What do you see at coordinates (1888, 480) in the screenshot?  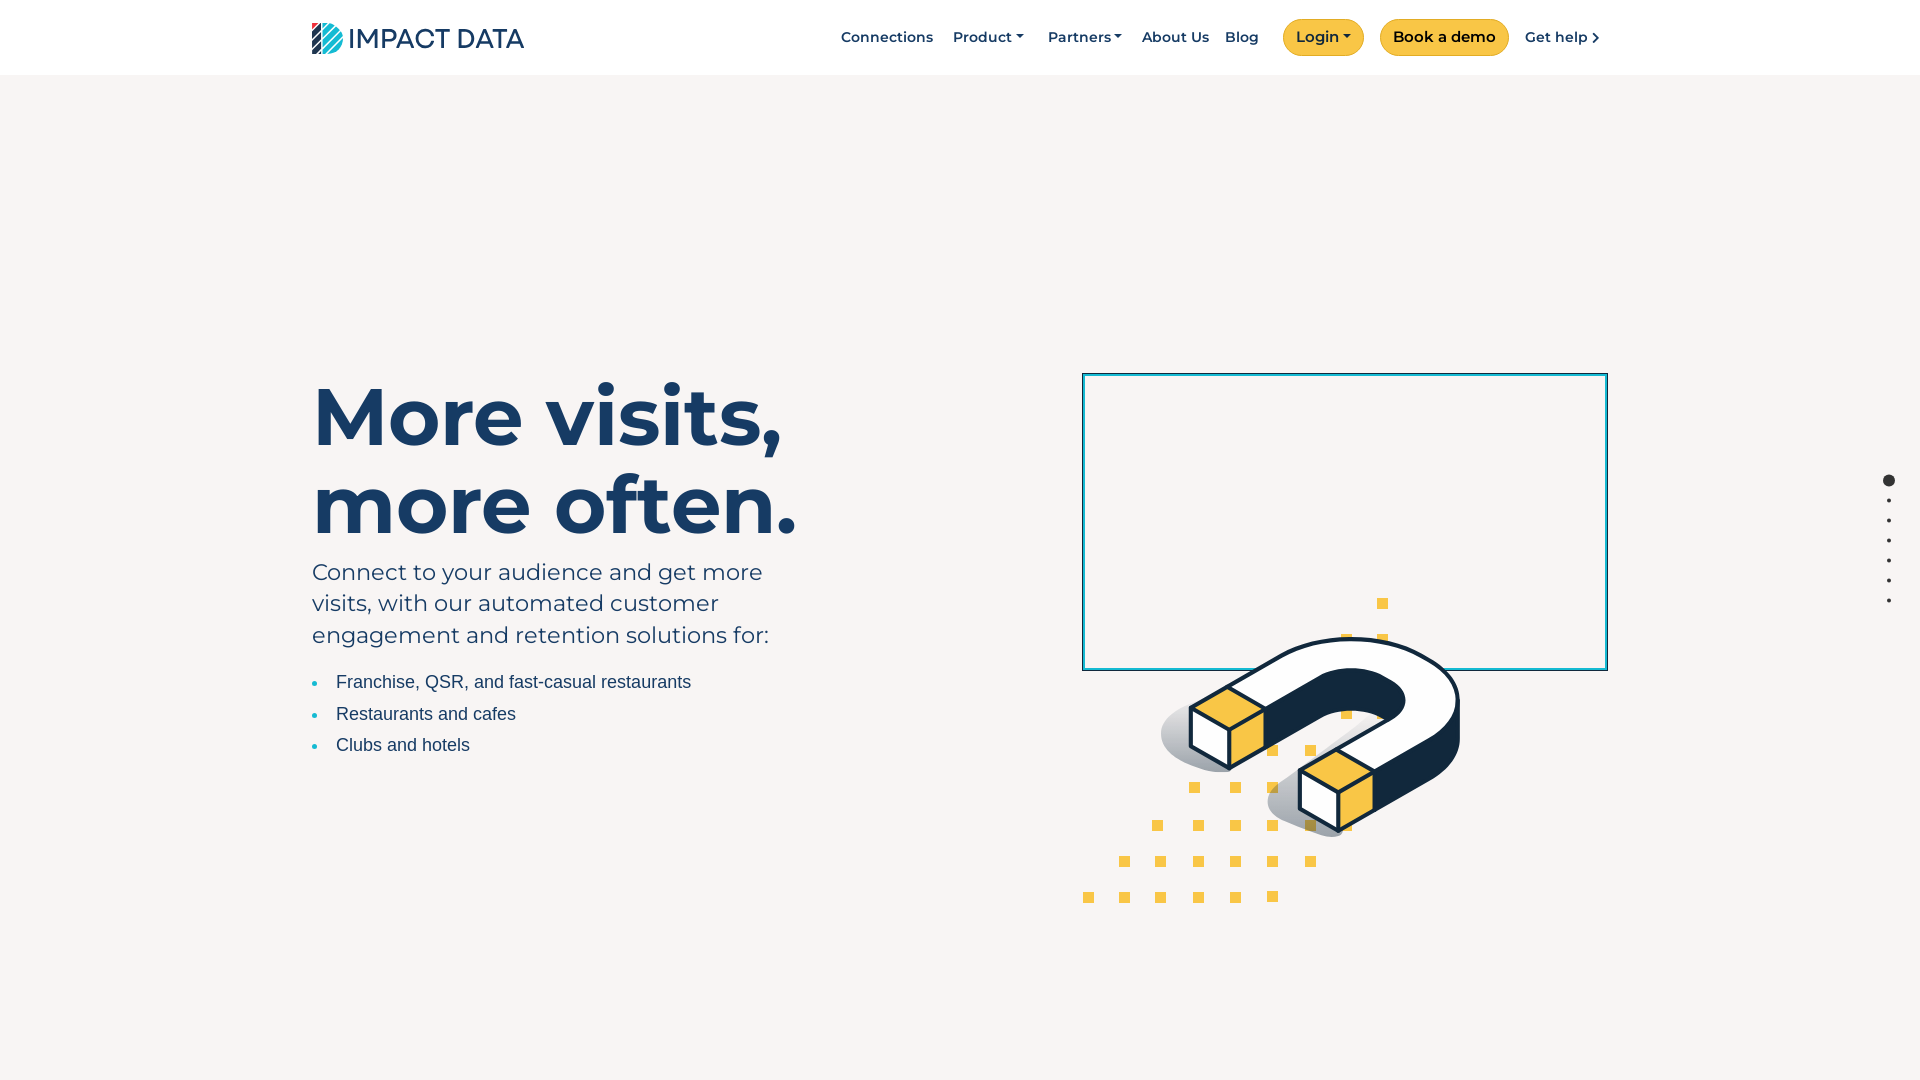 I see `'Section 1'` at bounding box center [1888, 480].